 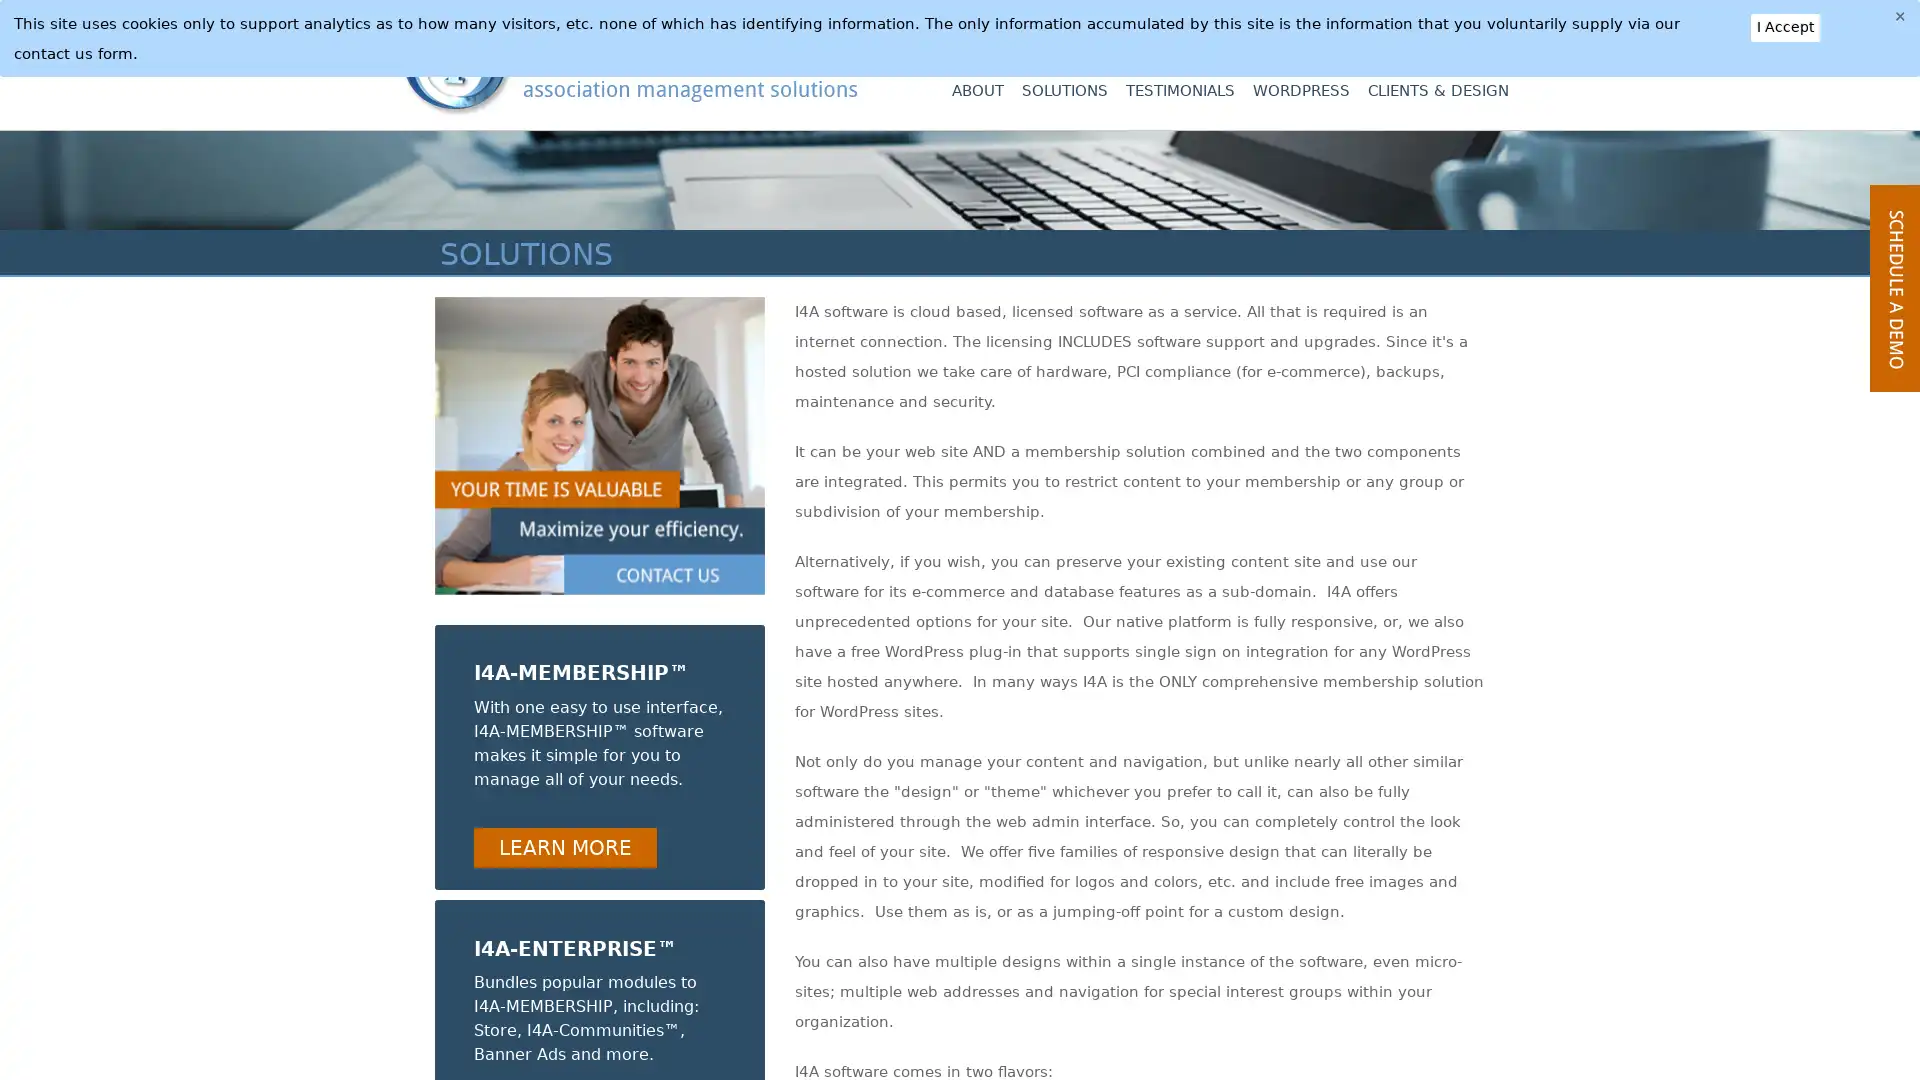 What do you see at coordinates (1785, 27) in the screenshot?
I see `I Accept` at bounding box center [1785, 27].